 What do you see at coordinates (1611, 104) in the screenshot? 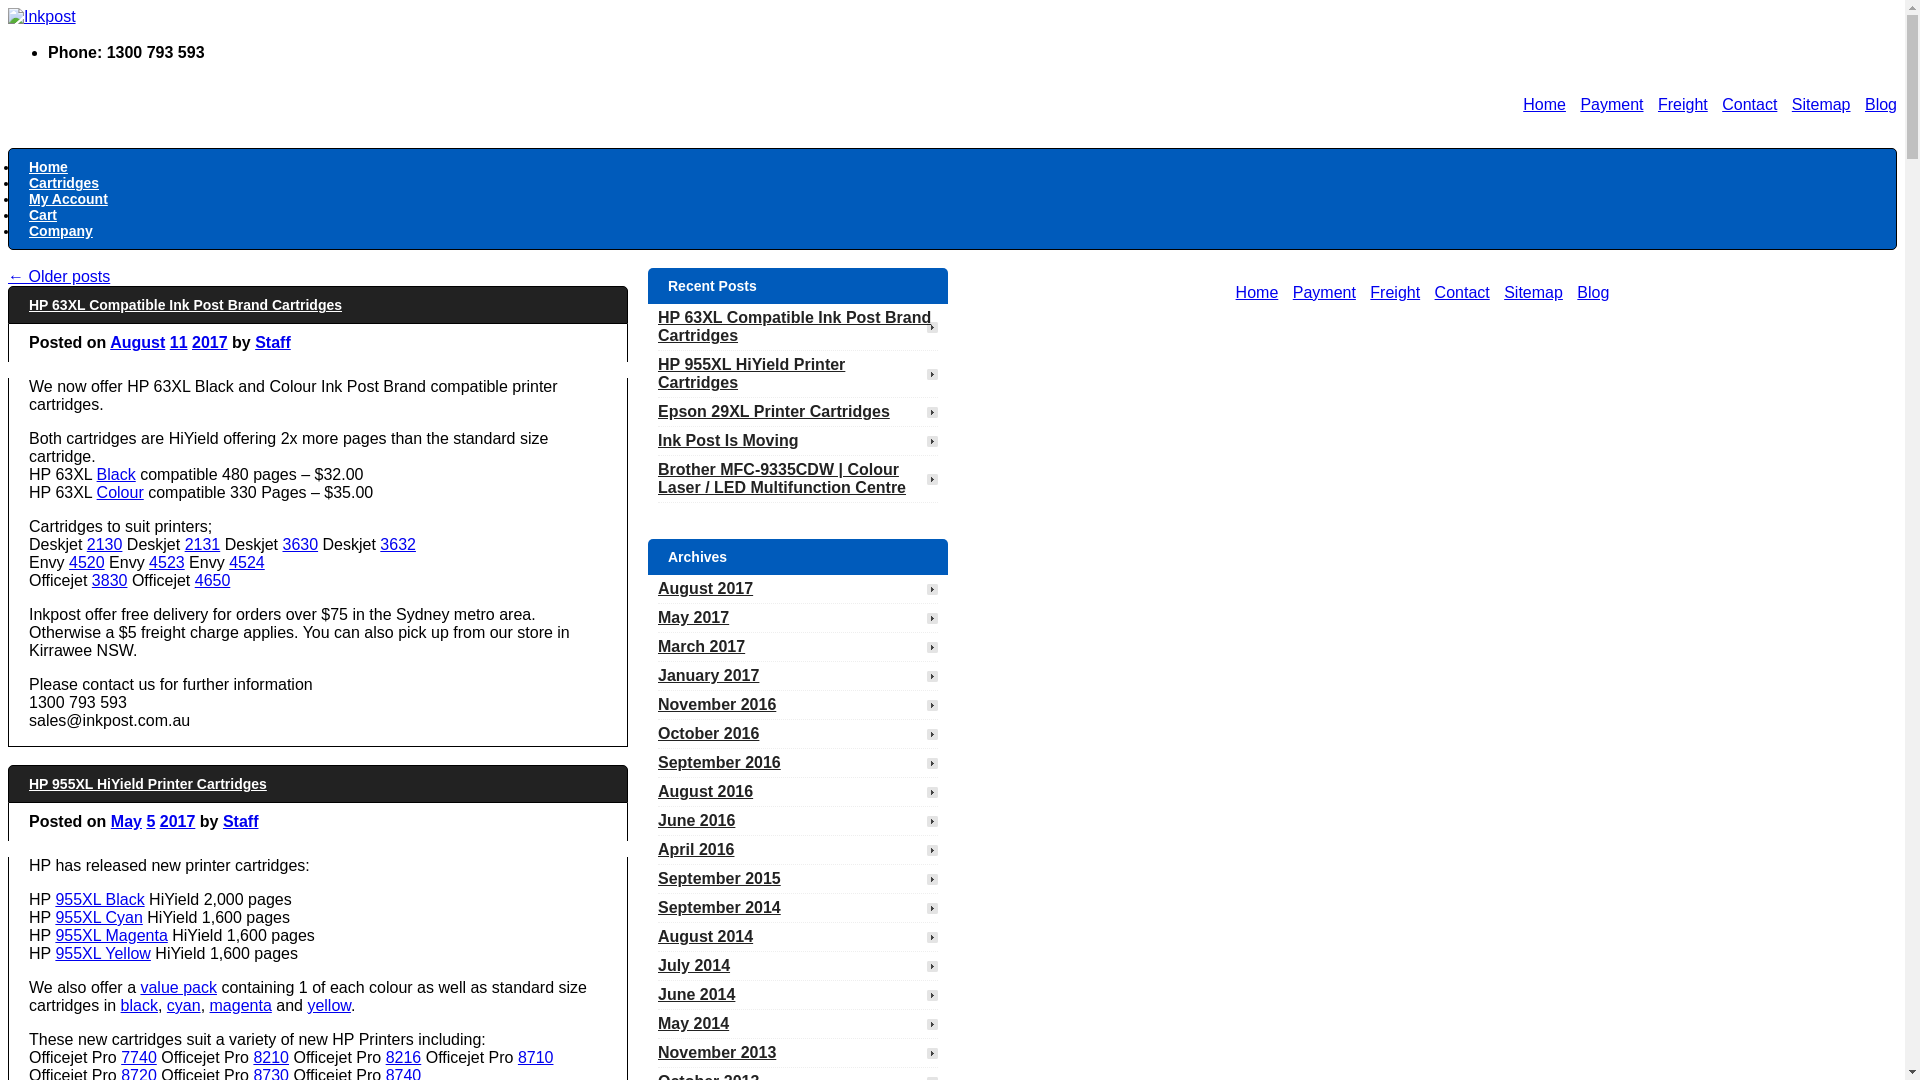
I see `'Payment'` at bounding box center [1611, 104].